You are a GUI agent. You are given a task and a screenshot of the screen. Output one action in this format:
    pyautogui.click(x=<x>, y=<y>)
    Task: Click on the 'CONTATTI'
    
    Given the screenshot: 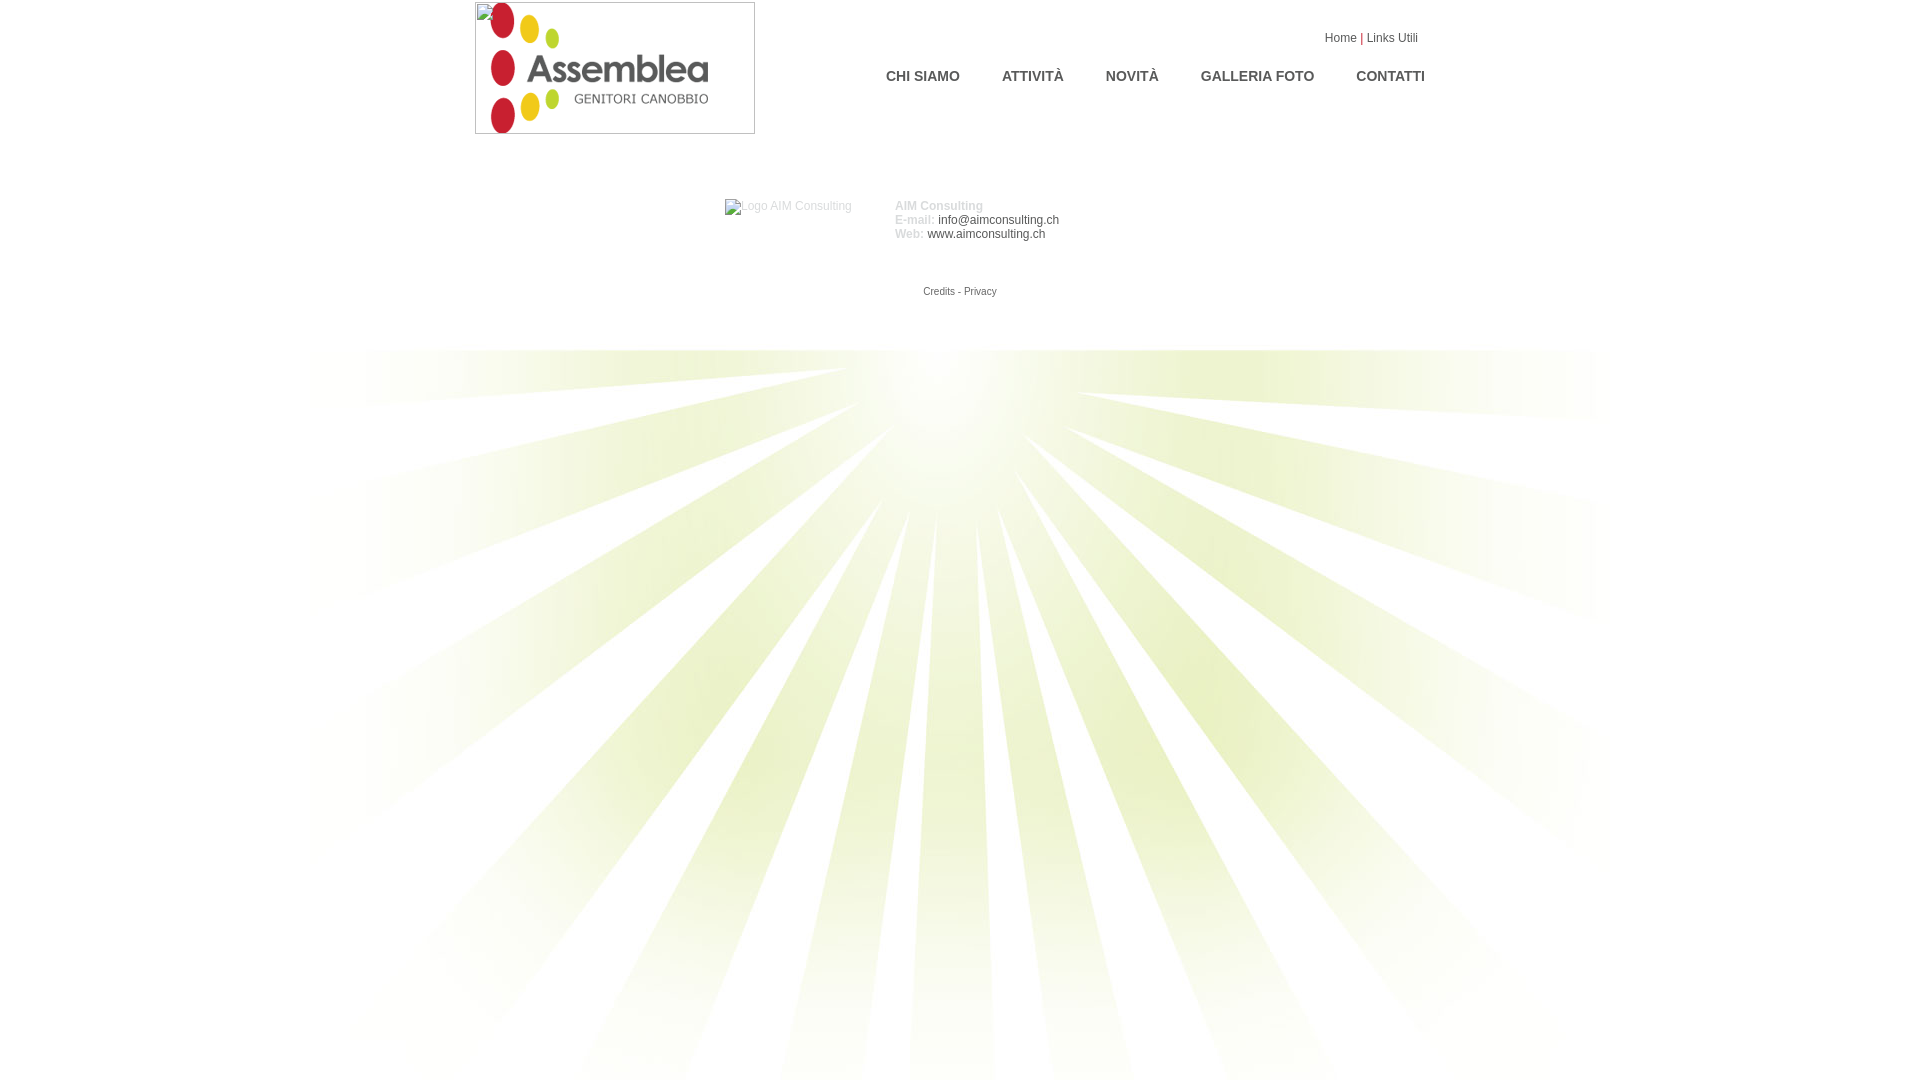 What is the action you would take?
    pyautogui.click(x=1389, y=72)
    